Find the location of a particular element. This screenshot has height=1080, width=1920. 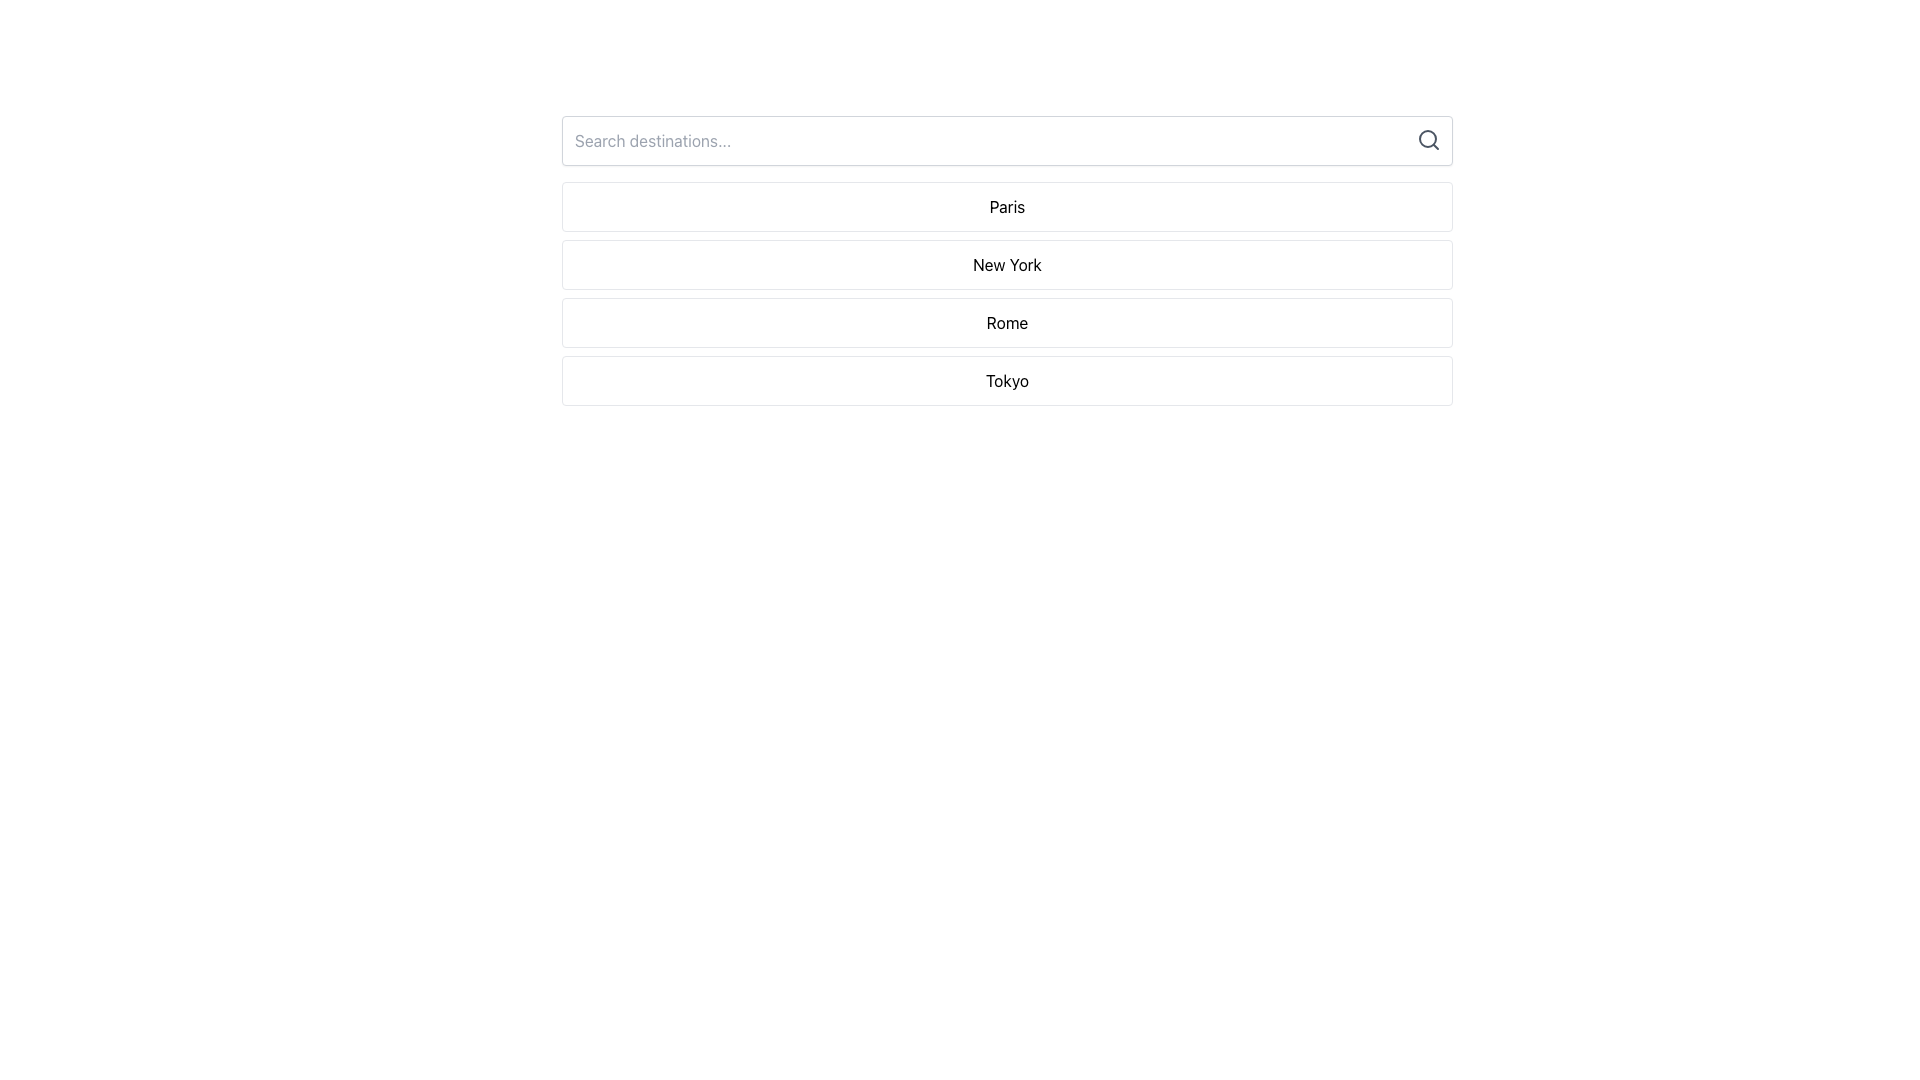

the label displaying 'Rome', which is the third option in a vertical list of four options is located at coordinates (1007, 322).